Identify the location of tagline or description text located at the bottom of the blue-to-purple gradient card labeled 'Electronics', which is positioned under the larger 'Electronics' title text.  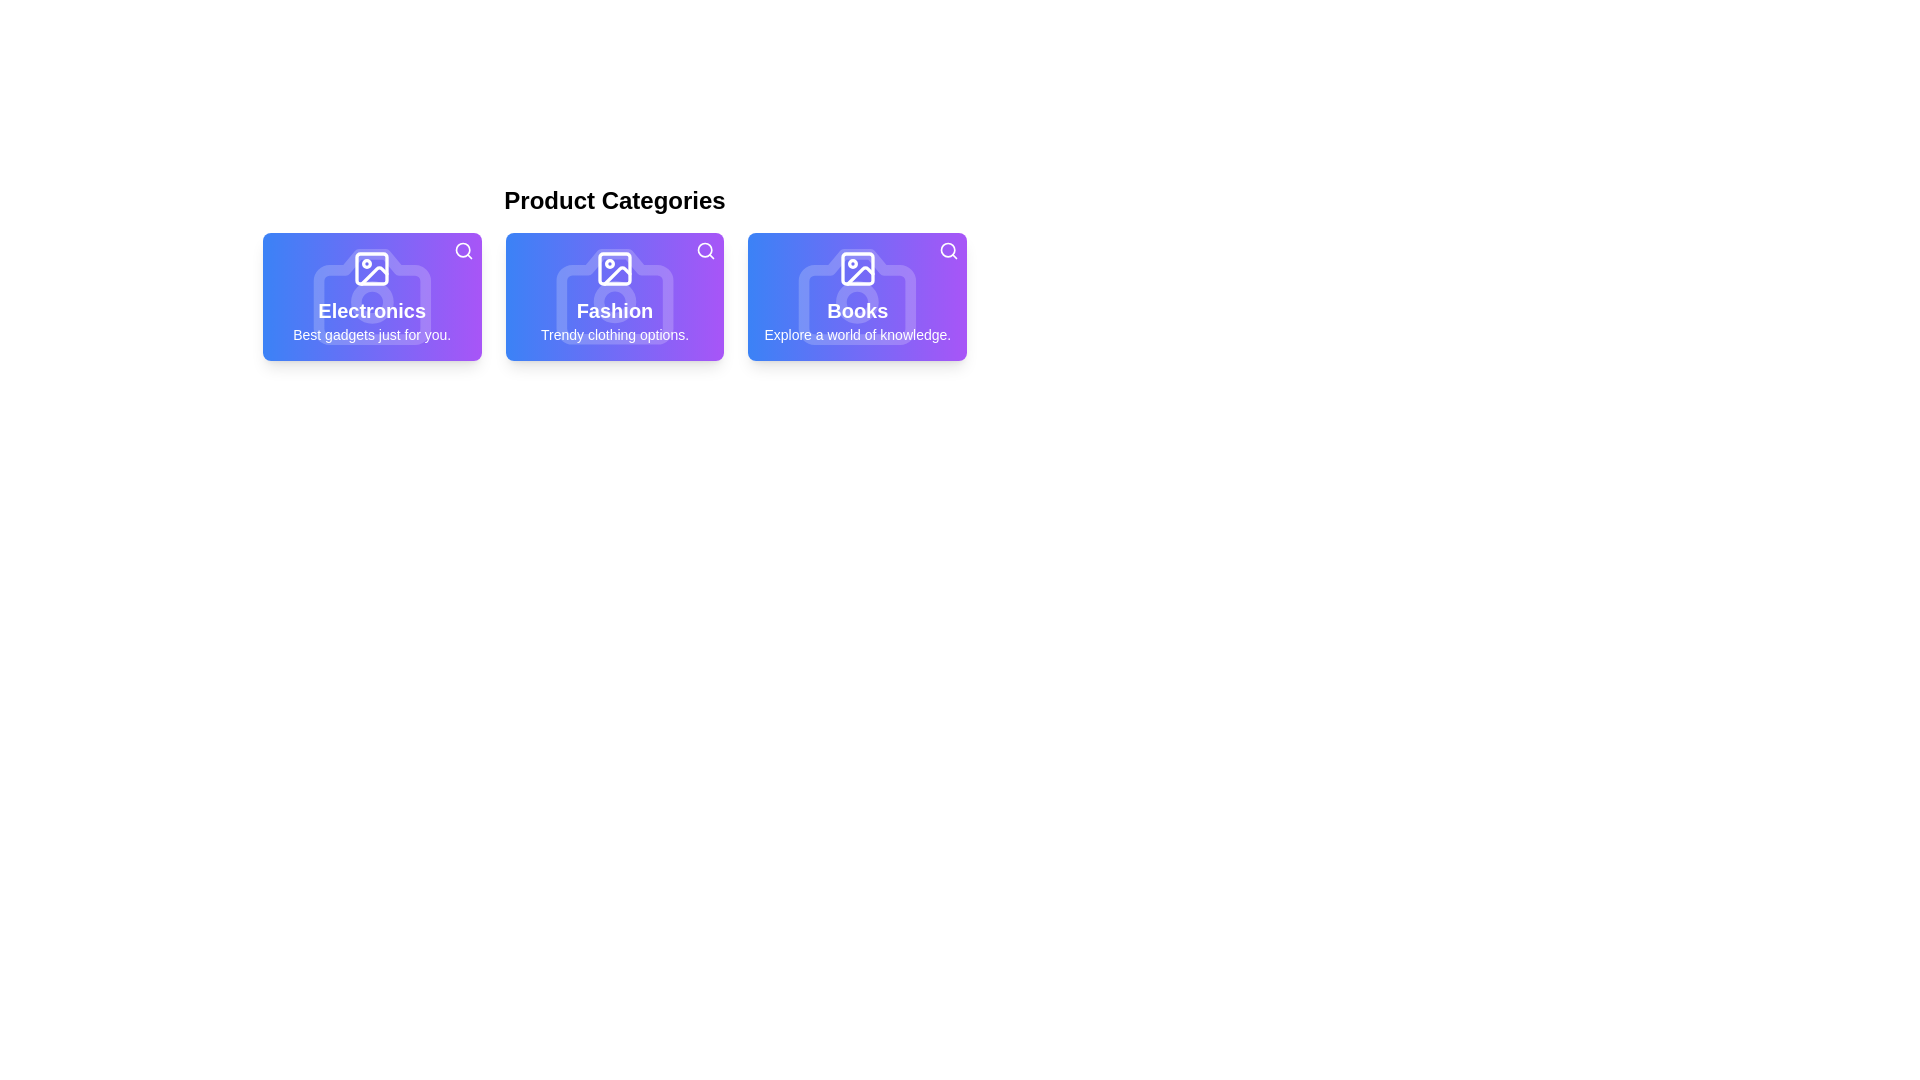
(372, 334).